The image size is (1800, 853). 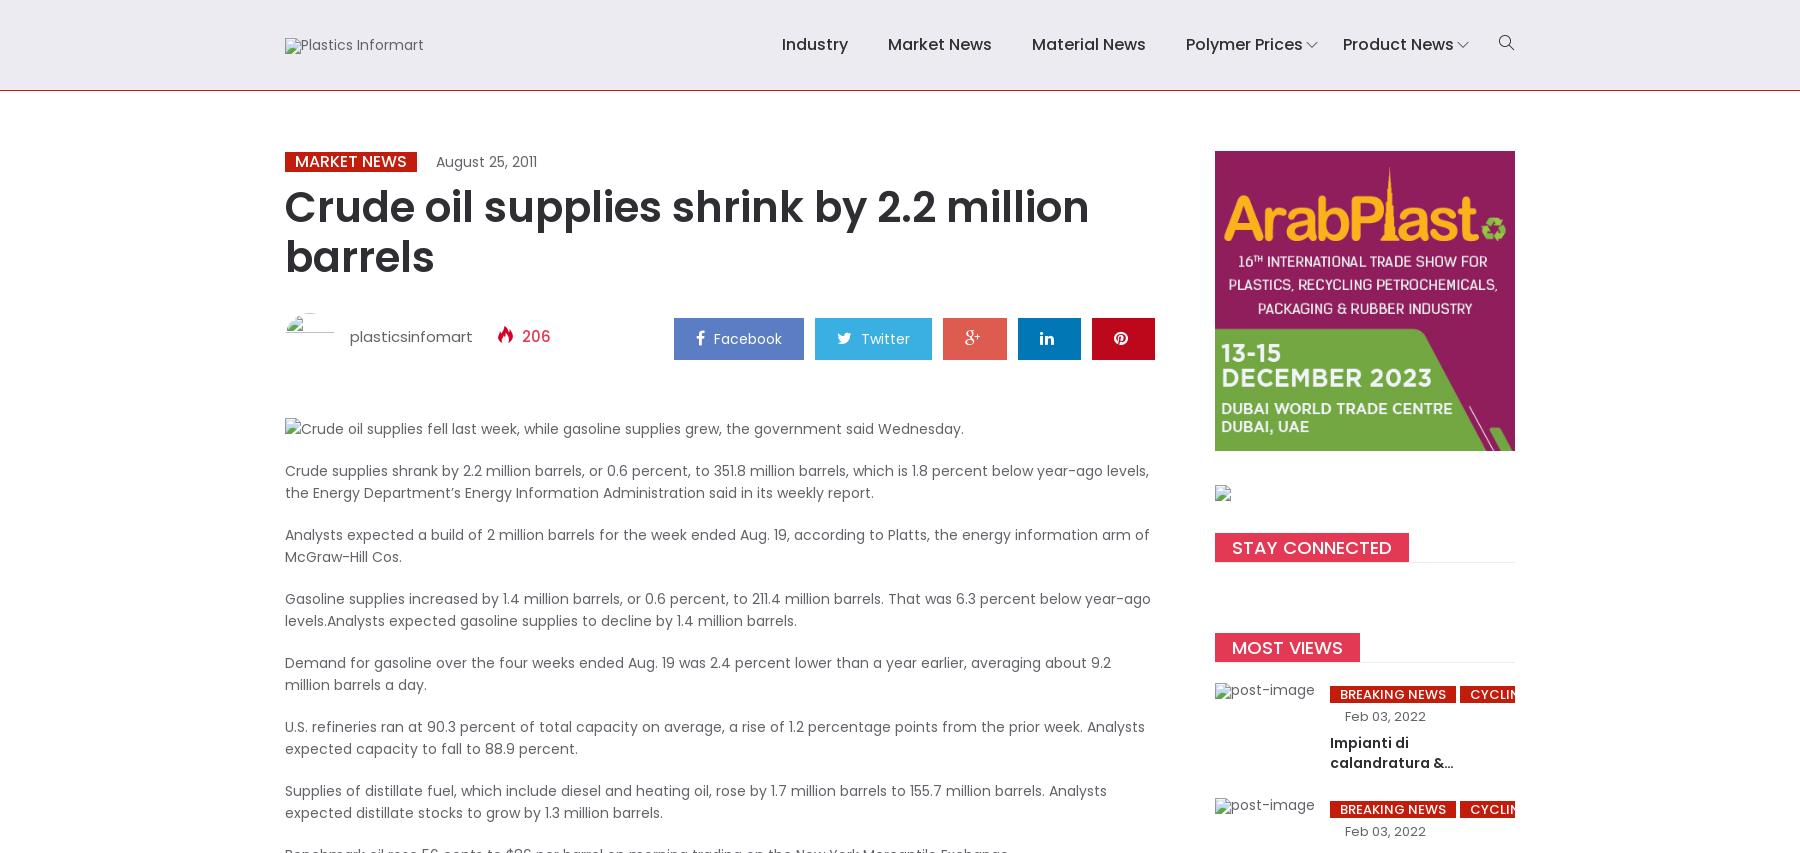 What do you see at coordinates (713, 737) in the screenshot?
I see `'U.S. refineries ran at 90.3 percent of total capacity on average, a rise of 1.2 percentage points from the prior week. Analysts expected capacity to fall to 88.9 percent.'` at bounding box center [713, 737].